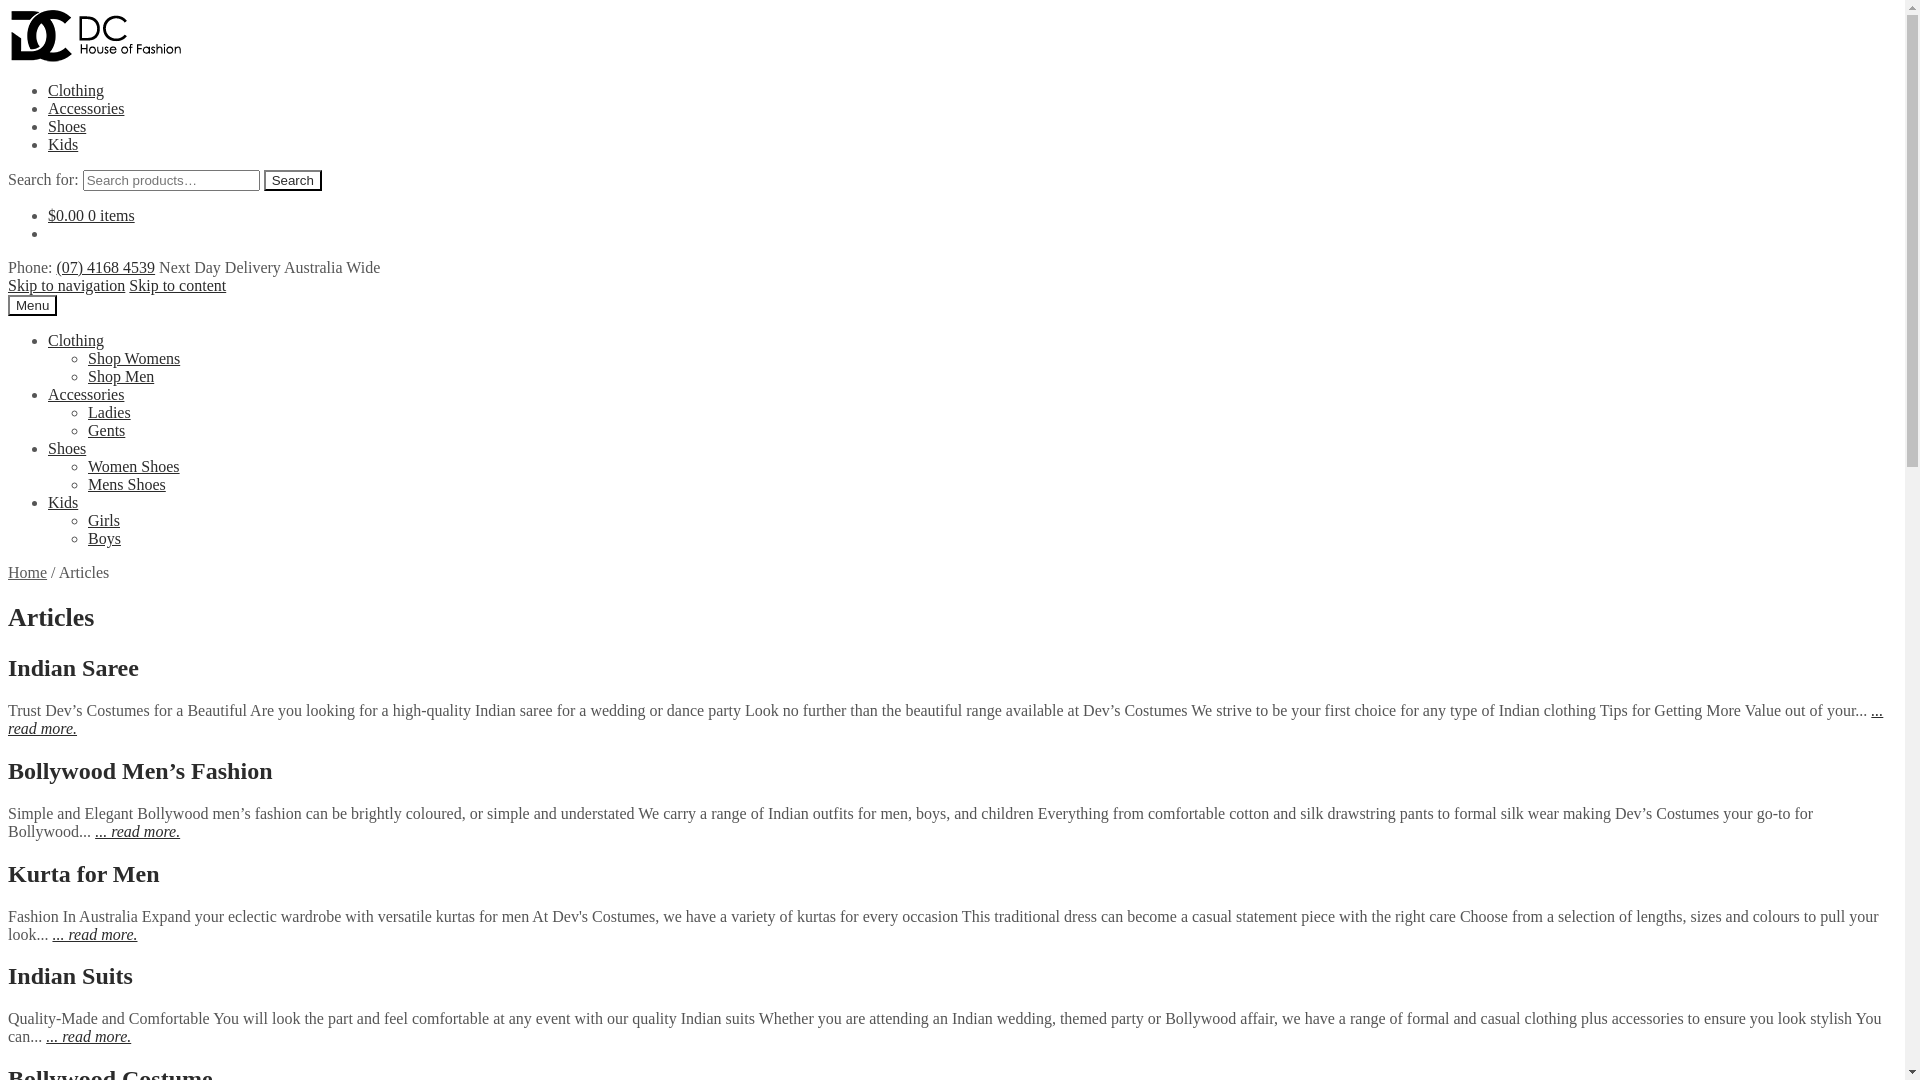 The height and width of the screenshot is (1080, 1920). I want to click on '... read more.', so click(944, 718).